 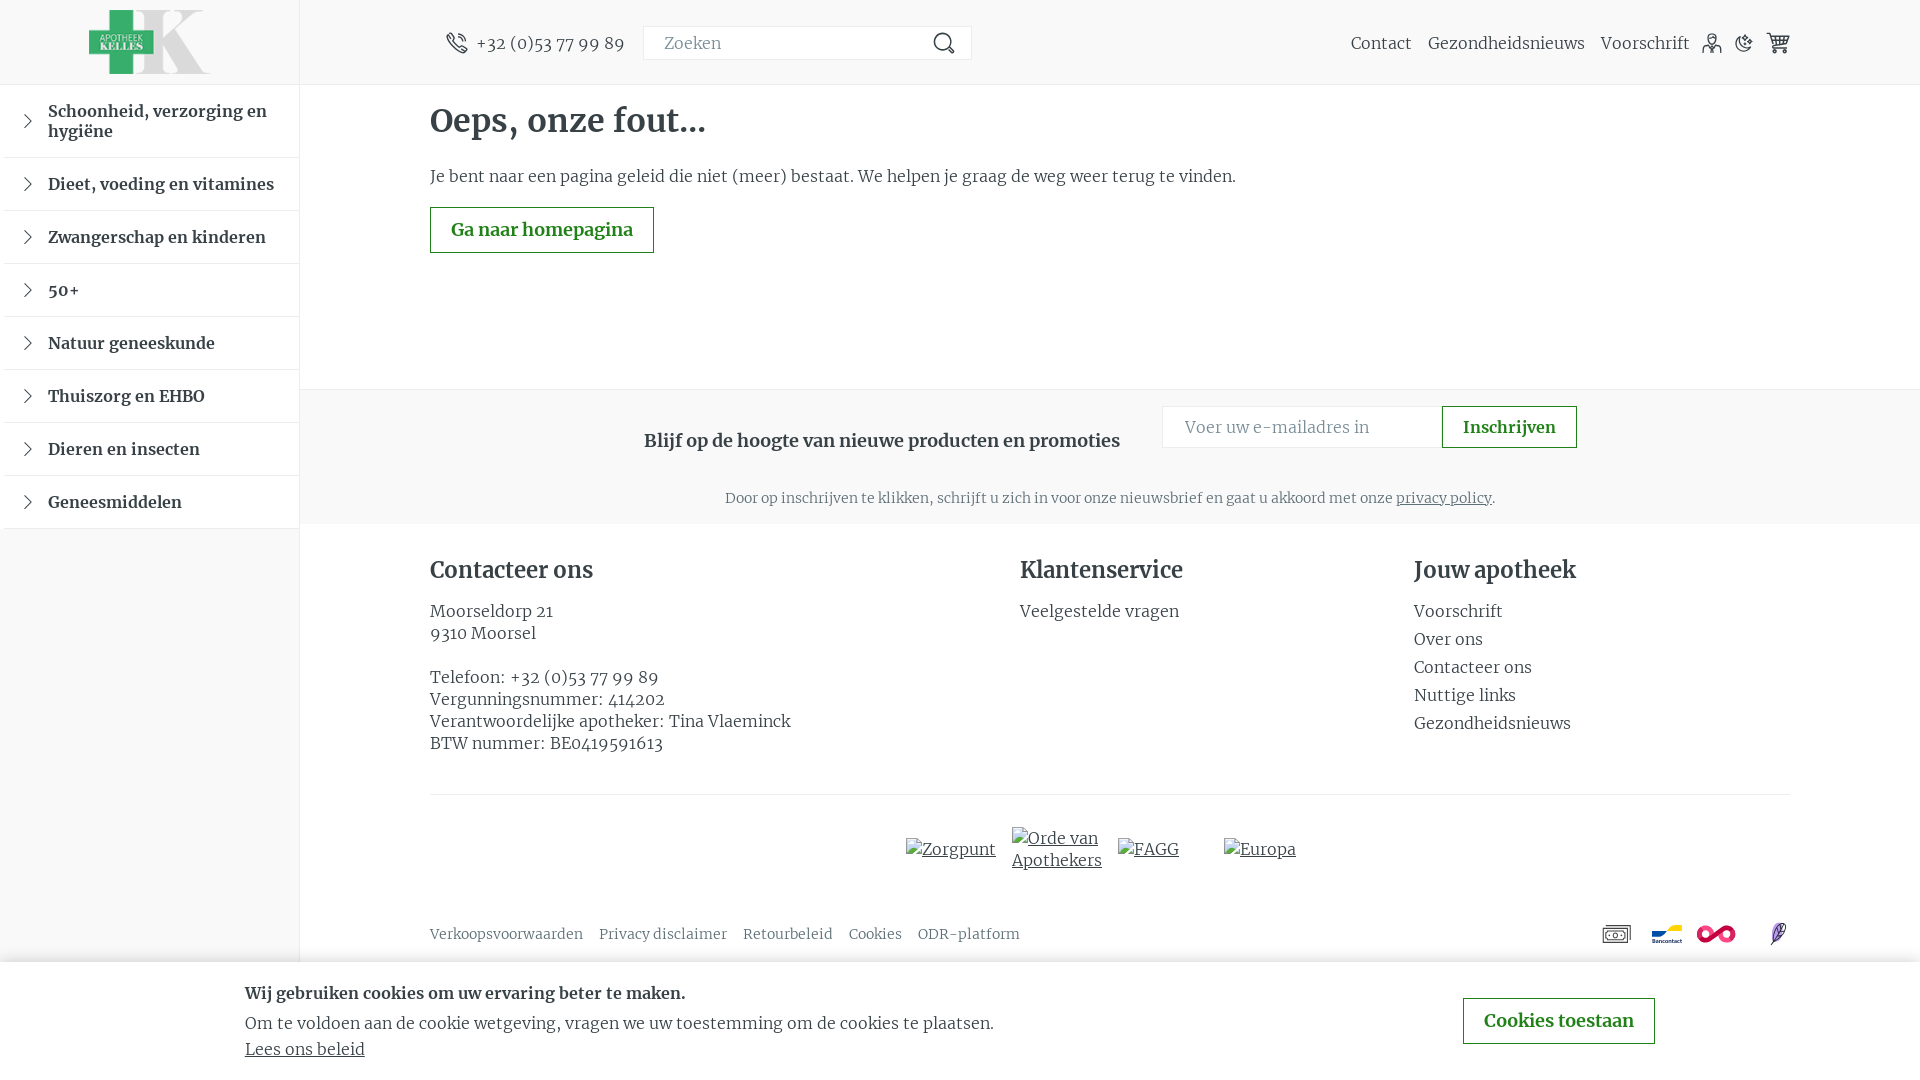 I want to click on 'Apotheek Kelles', so click(x=147, y=42).